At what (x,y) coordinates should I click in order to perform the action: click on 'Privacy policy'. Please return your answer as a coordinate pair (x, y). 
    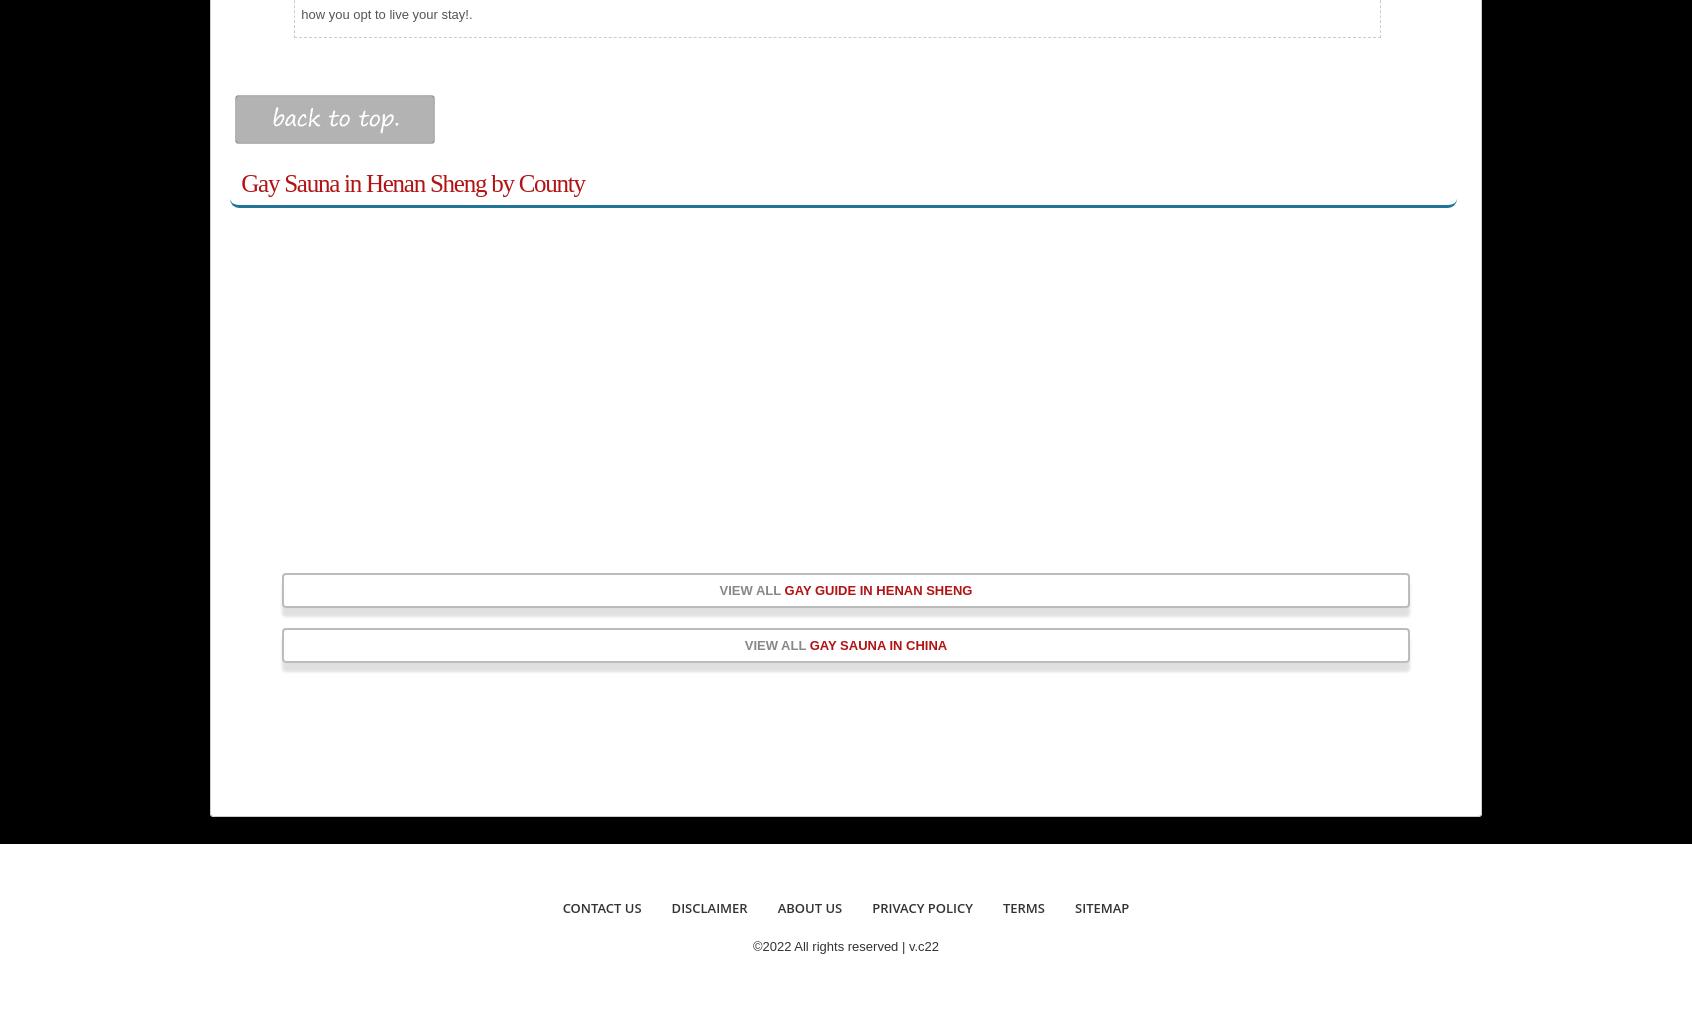
    Looking at the image, I should click on (921, 906).